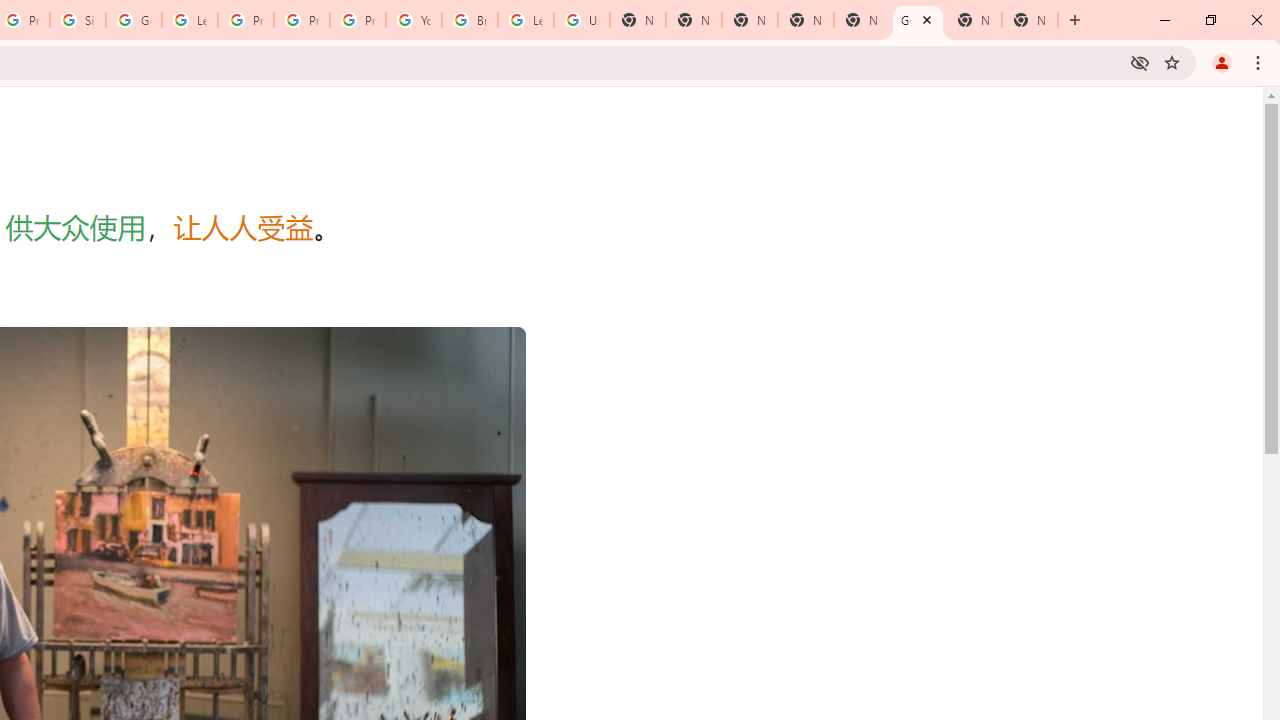 Image resolution: width=1280 pixels, height=720 pixels. I want to click on 'New Tab', so click(1030, 20).